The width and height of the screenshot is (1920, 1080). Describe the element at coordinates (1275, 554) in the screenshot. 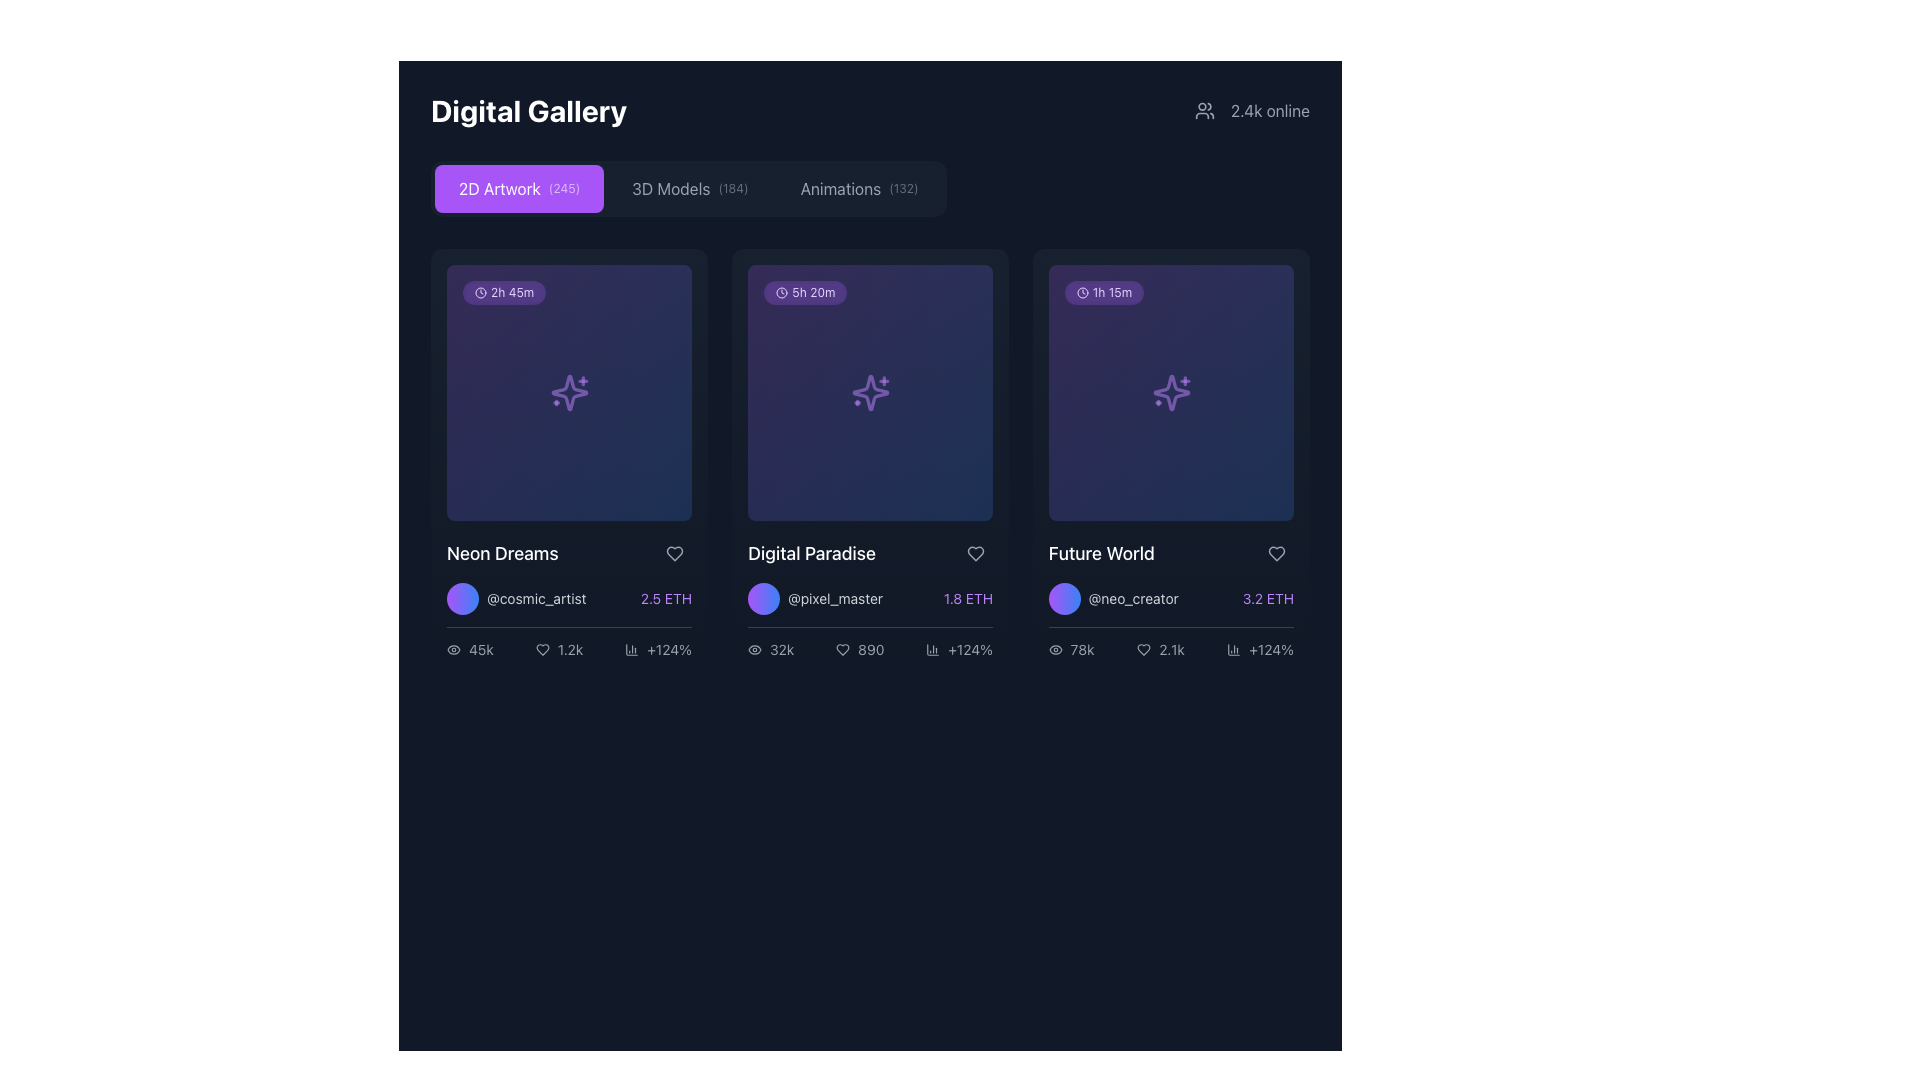

I see `the heart-shaped icon button at the bottom-right corner of the 'Future World' card to mark the item as a favorite` at that location.